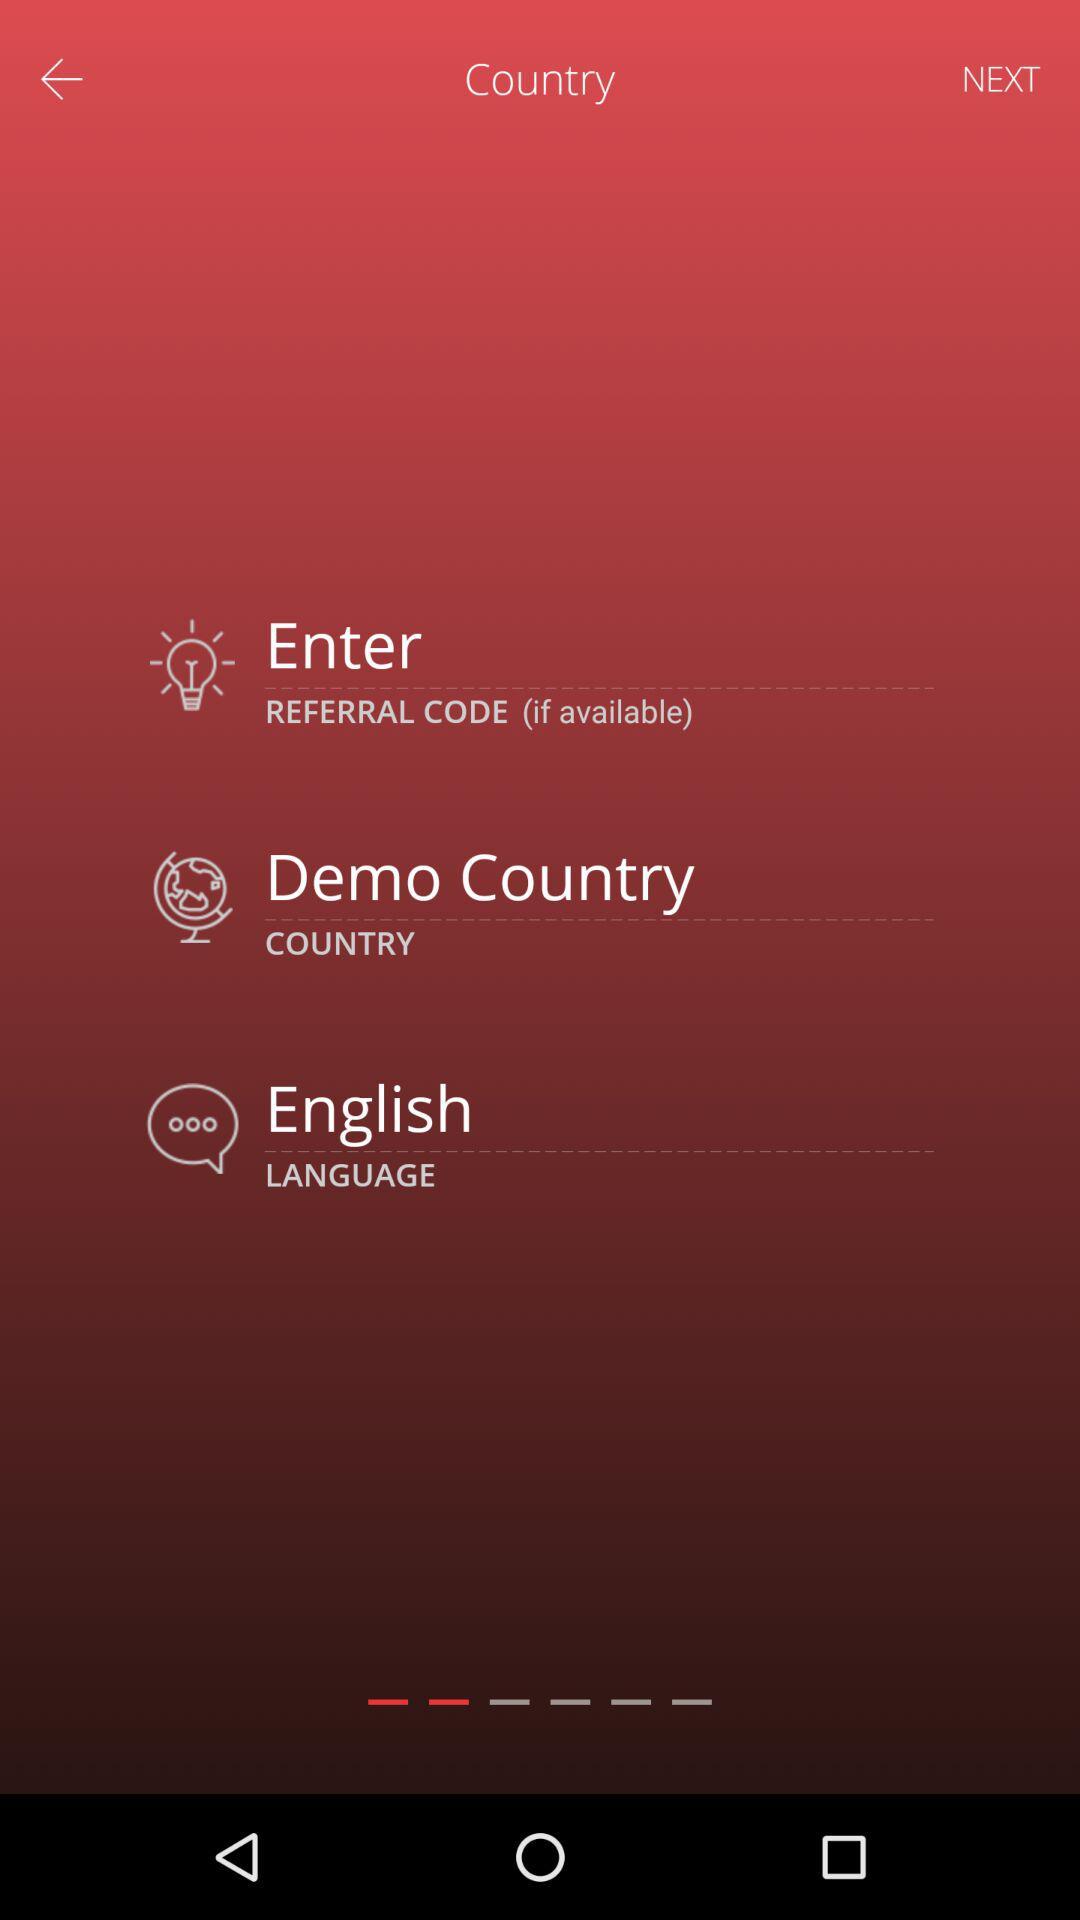 Image resolution: width=1080 pixels, height=1920 pixels. What do you see at coordinates (598, 875) in the screenshot?
I see `item below referral code item` at bounding box center [598, 875].